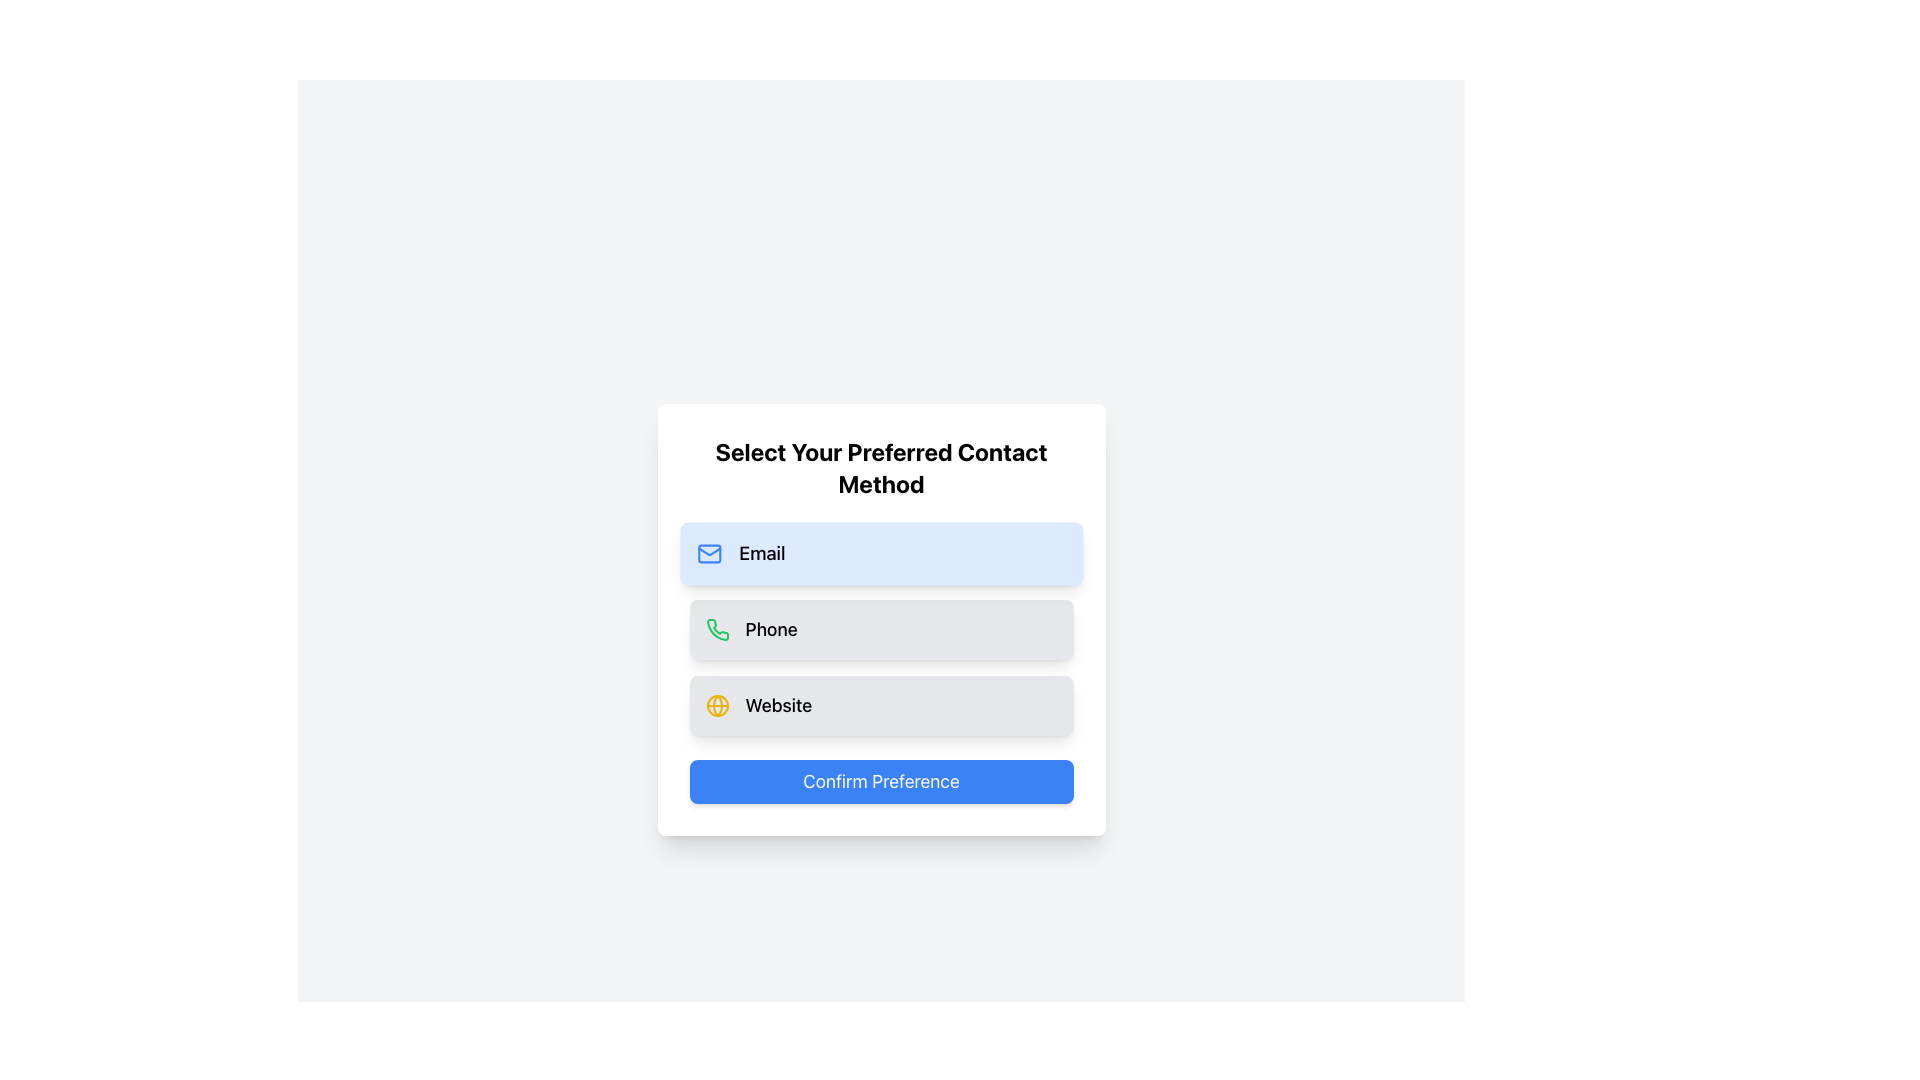 This screenshot has width=1920, height=1080. I want to click on the 'Phone' selectable button, which is the second option in the vertical list of contact methods, so click(880, 628).